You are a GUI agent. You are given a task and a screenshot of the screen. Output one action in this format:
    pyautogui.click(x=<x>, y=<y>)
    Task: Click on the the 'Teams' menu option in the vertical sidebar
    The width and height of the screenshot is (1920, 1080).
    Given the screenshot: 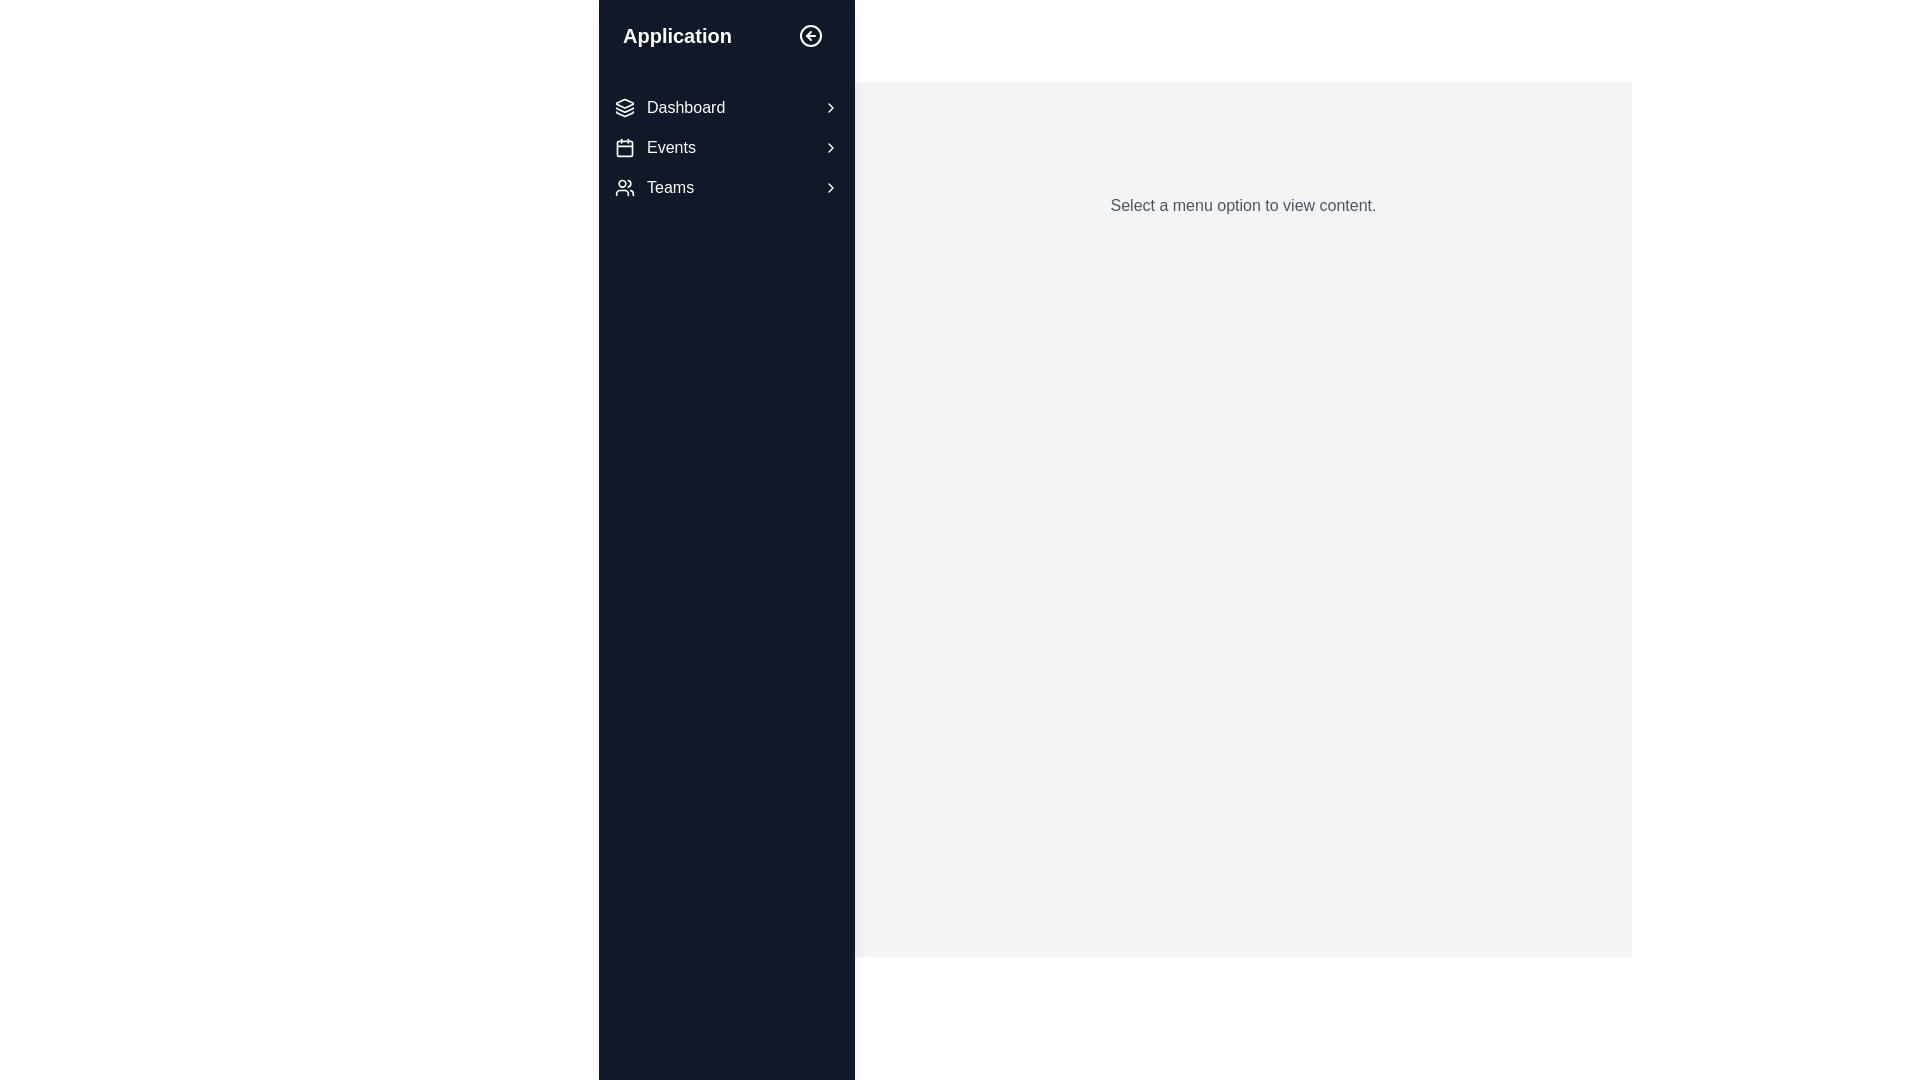 What is the action you would take?
    pyautogui.click(x=725, y=188)
    